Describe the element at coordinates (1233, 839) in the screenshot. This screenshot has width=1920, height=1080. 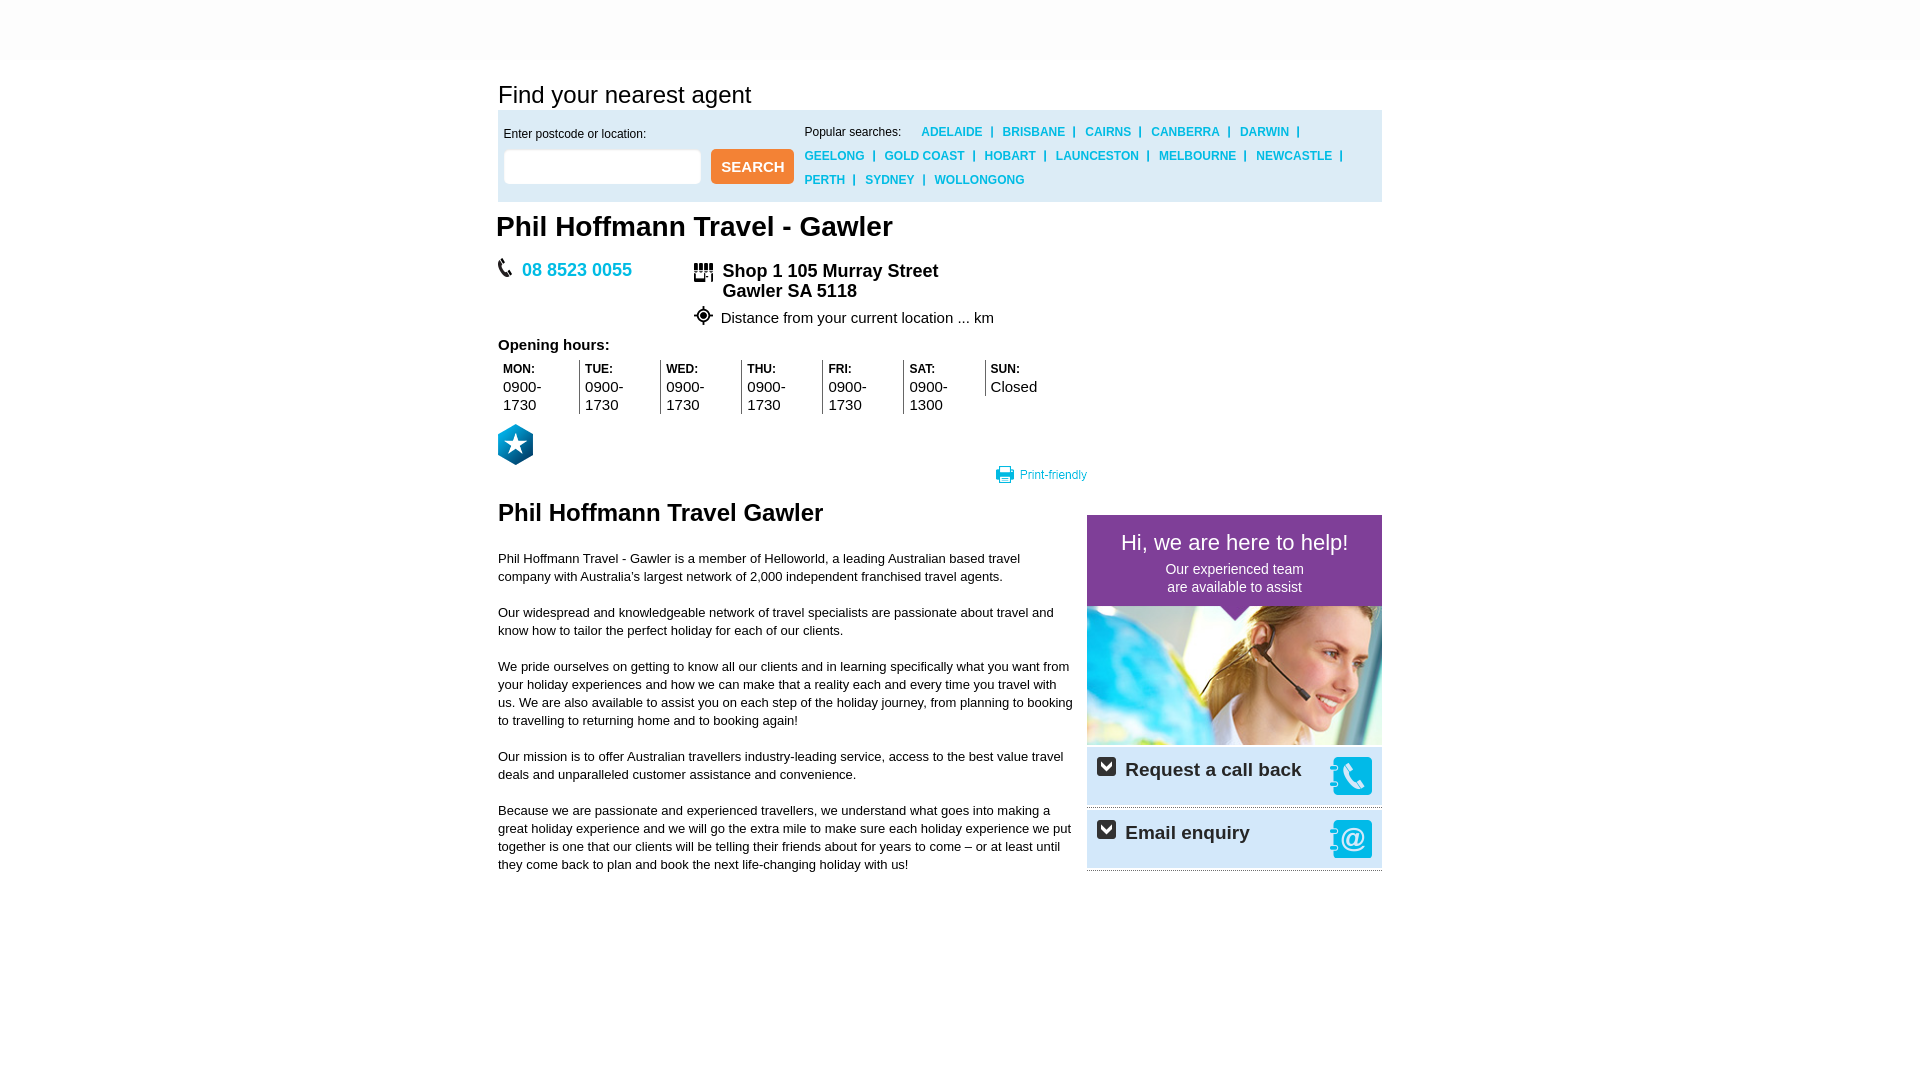
I see `'Email enquiry'` at that location.